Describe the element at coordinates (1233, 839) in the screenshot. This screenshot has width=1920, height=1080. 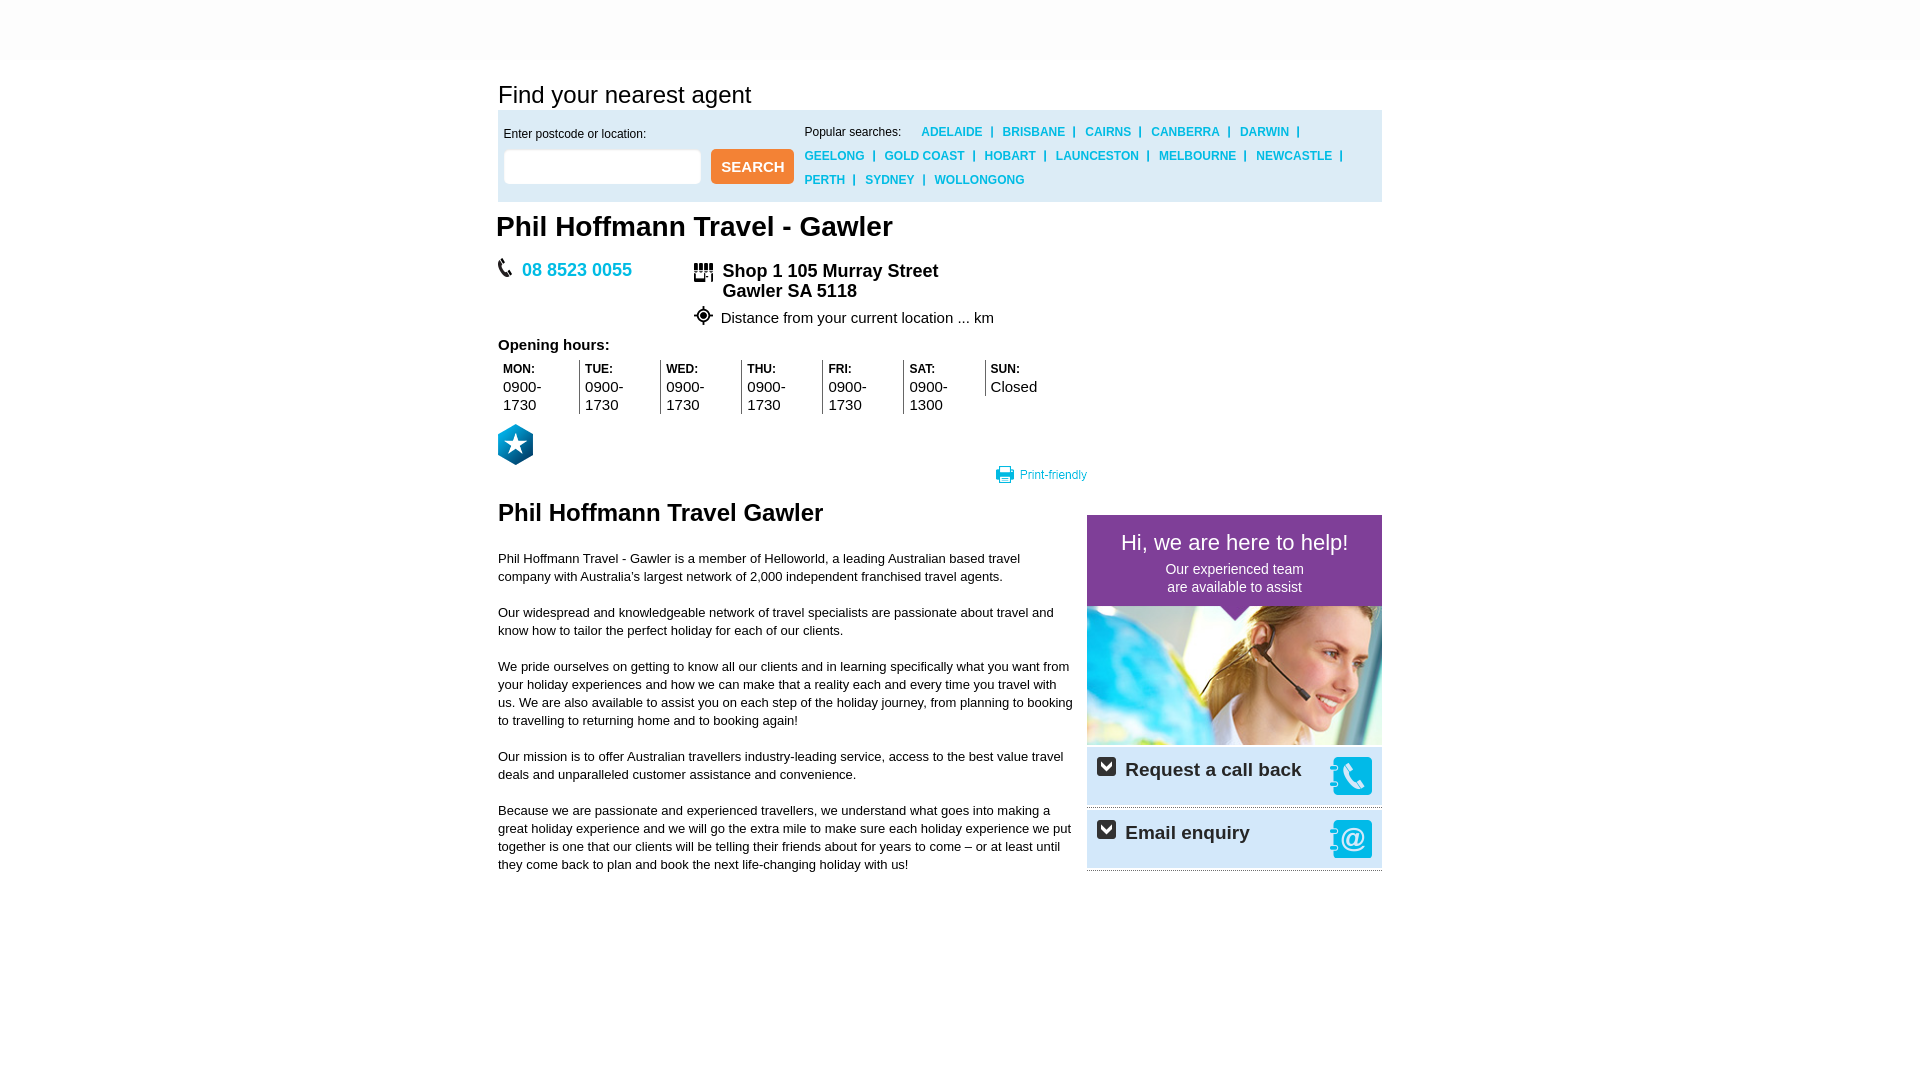
I see `'Email enquiry'` at that location.